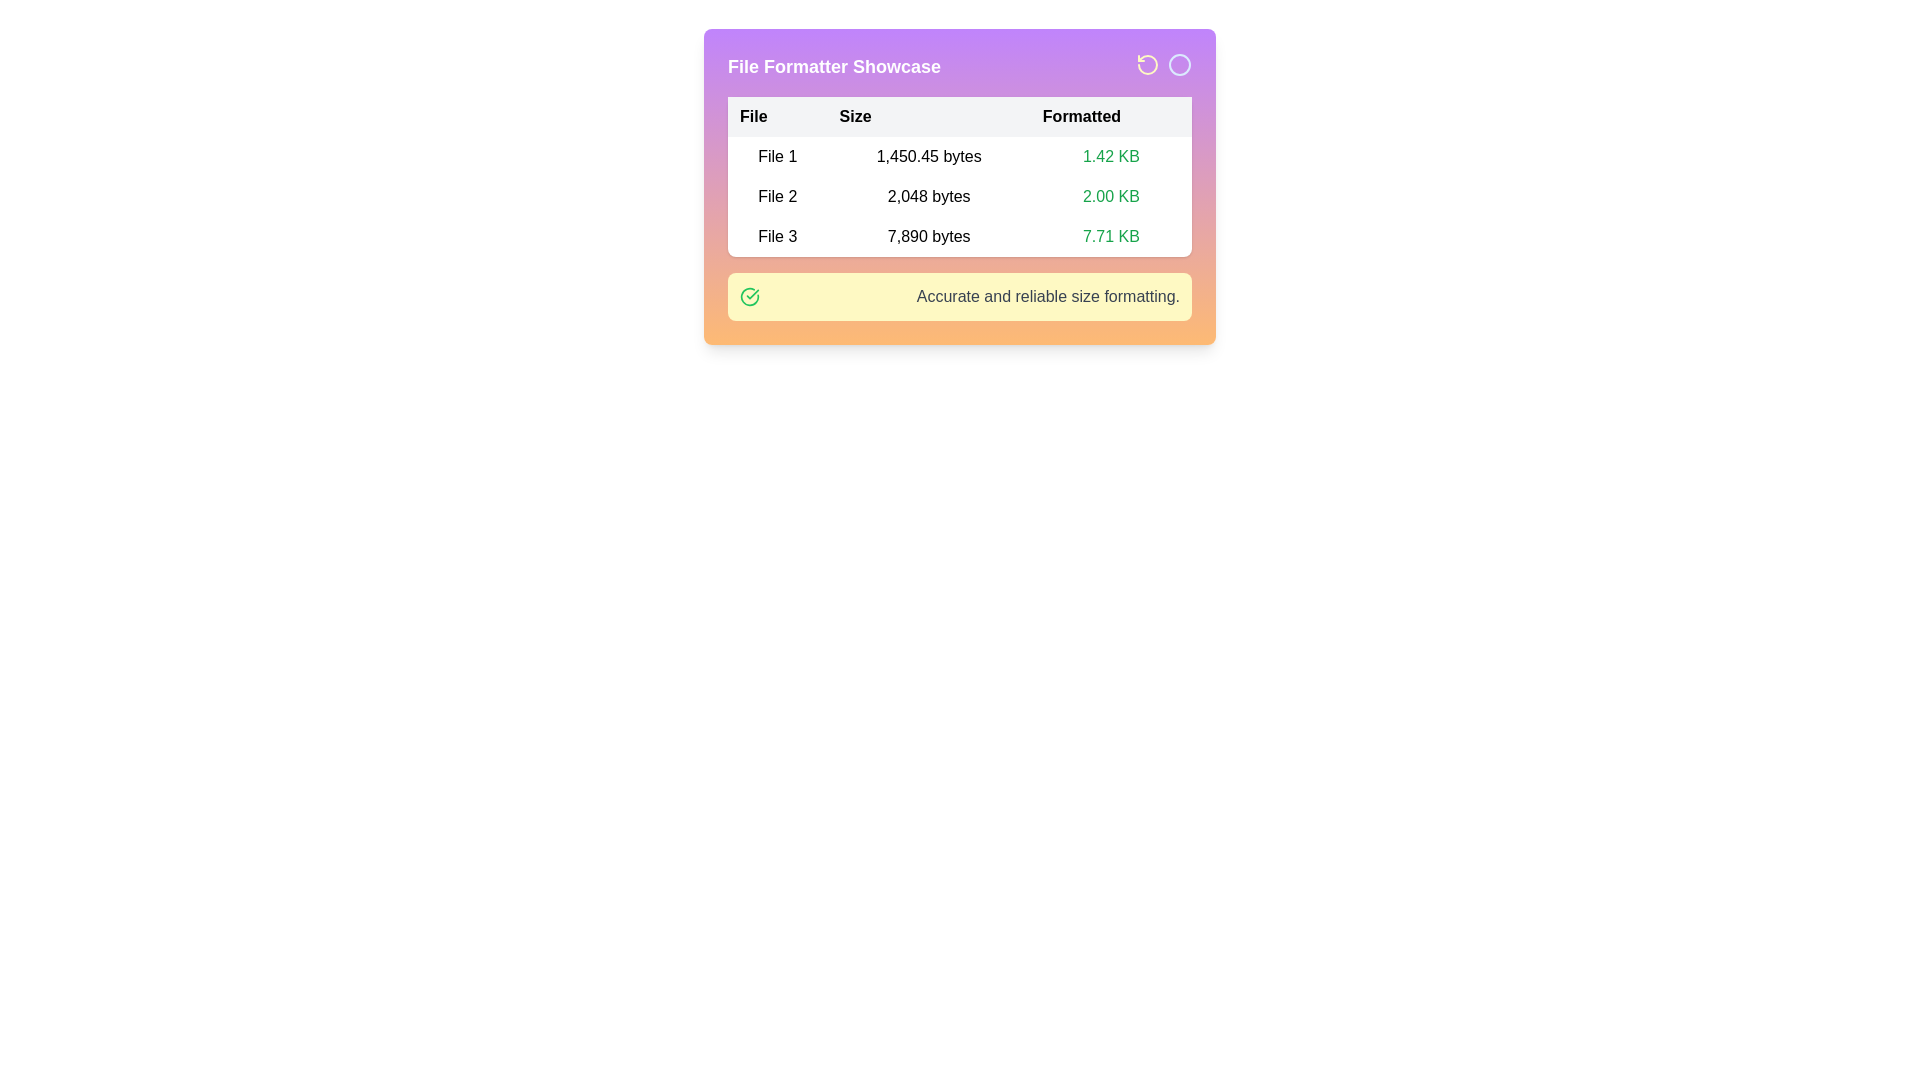 The height and width of the screenshot is (1080, 1920). Describe the element at coordinates (960, 297) in the screenshot. I see `the Informative banner with a light yellow background, containing a green checkmark icon and the text 'Accurate and reliable size formatting.' located at the bottom of the 'File Formatter Showcase' card` at that location.